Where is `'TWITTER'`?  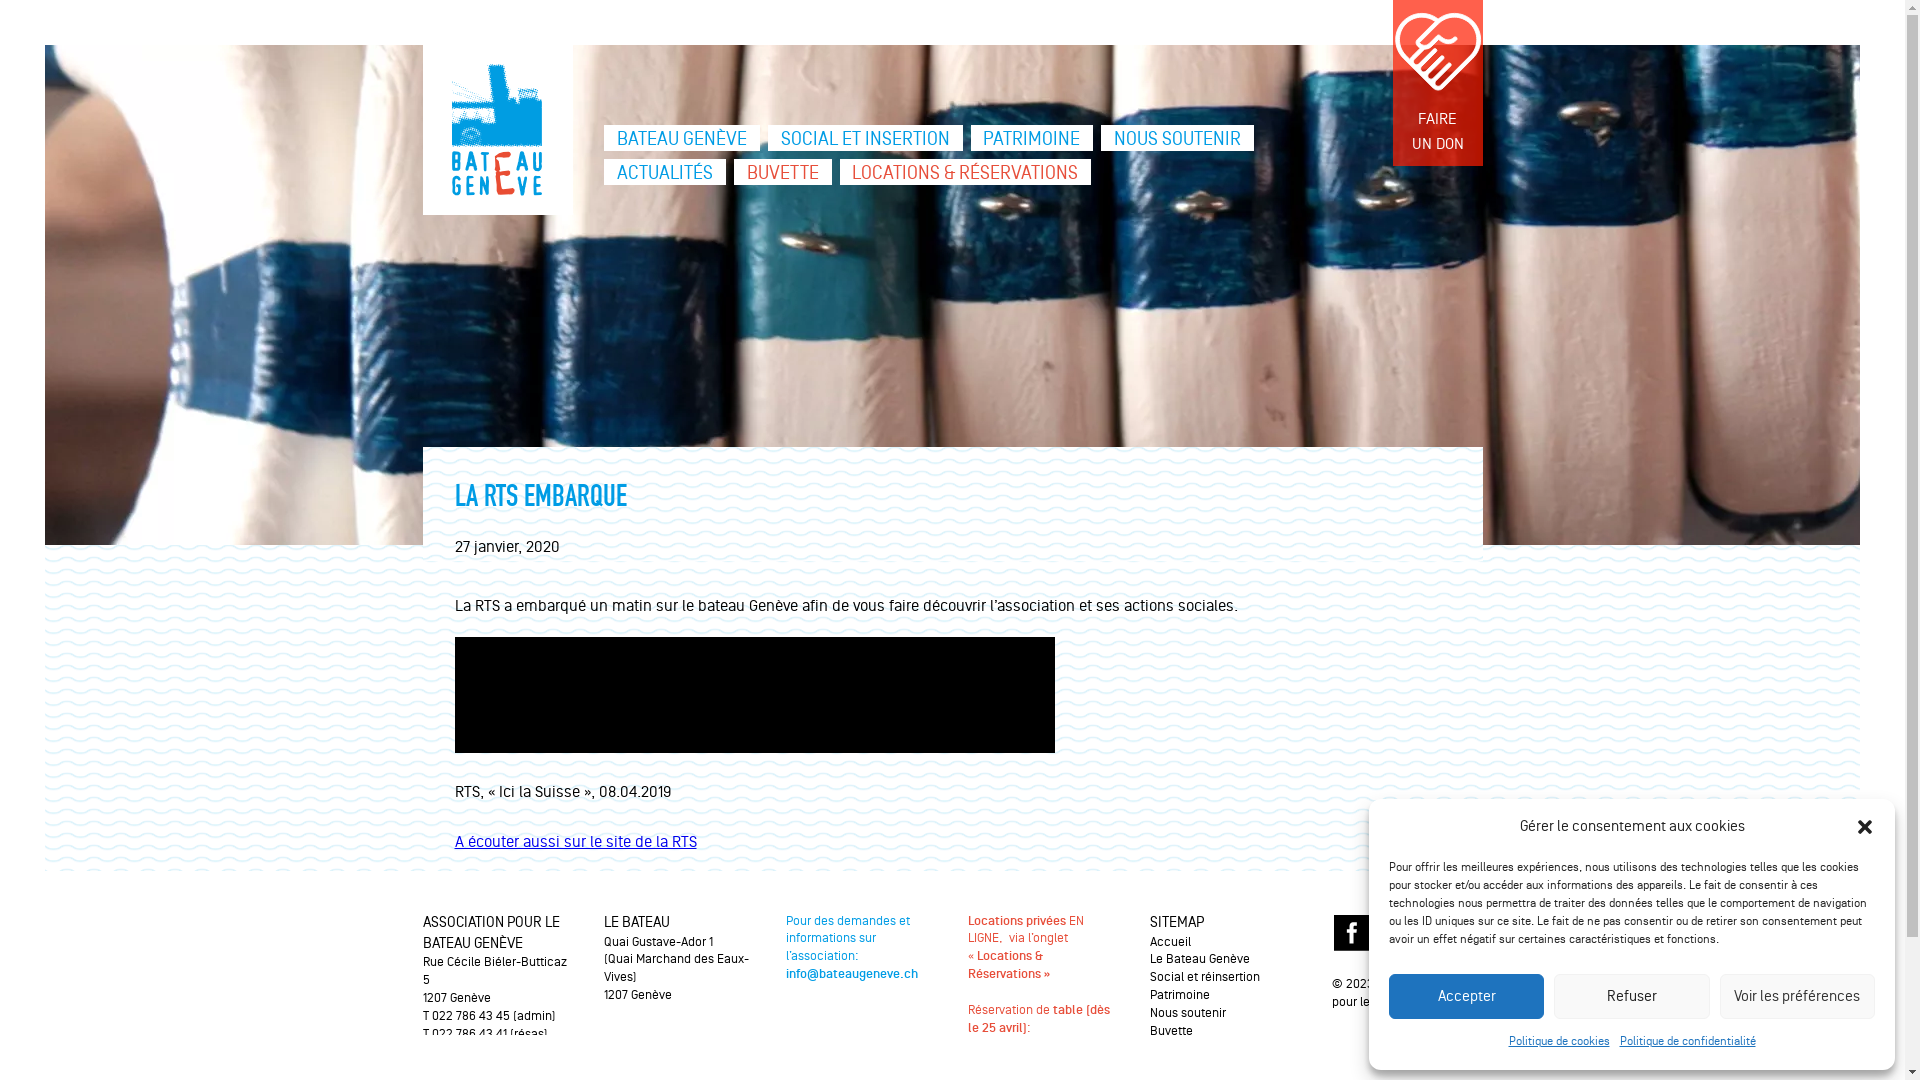
'TWITTER' is located at coordinates (1394, 933).